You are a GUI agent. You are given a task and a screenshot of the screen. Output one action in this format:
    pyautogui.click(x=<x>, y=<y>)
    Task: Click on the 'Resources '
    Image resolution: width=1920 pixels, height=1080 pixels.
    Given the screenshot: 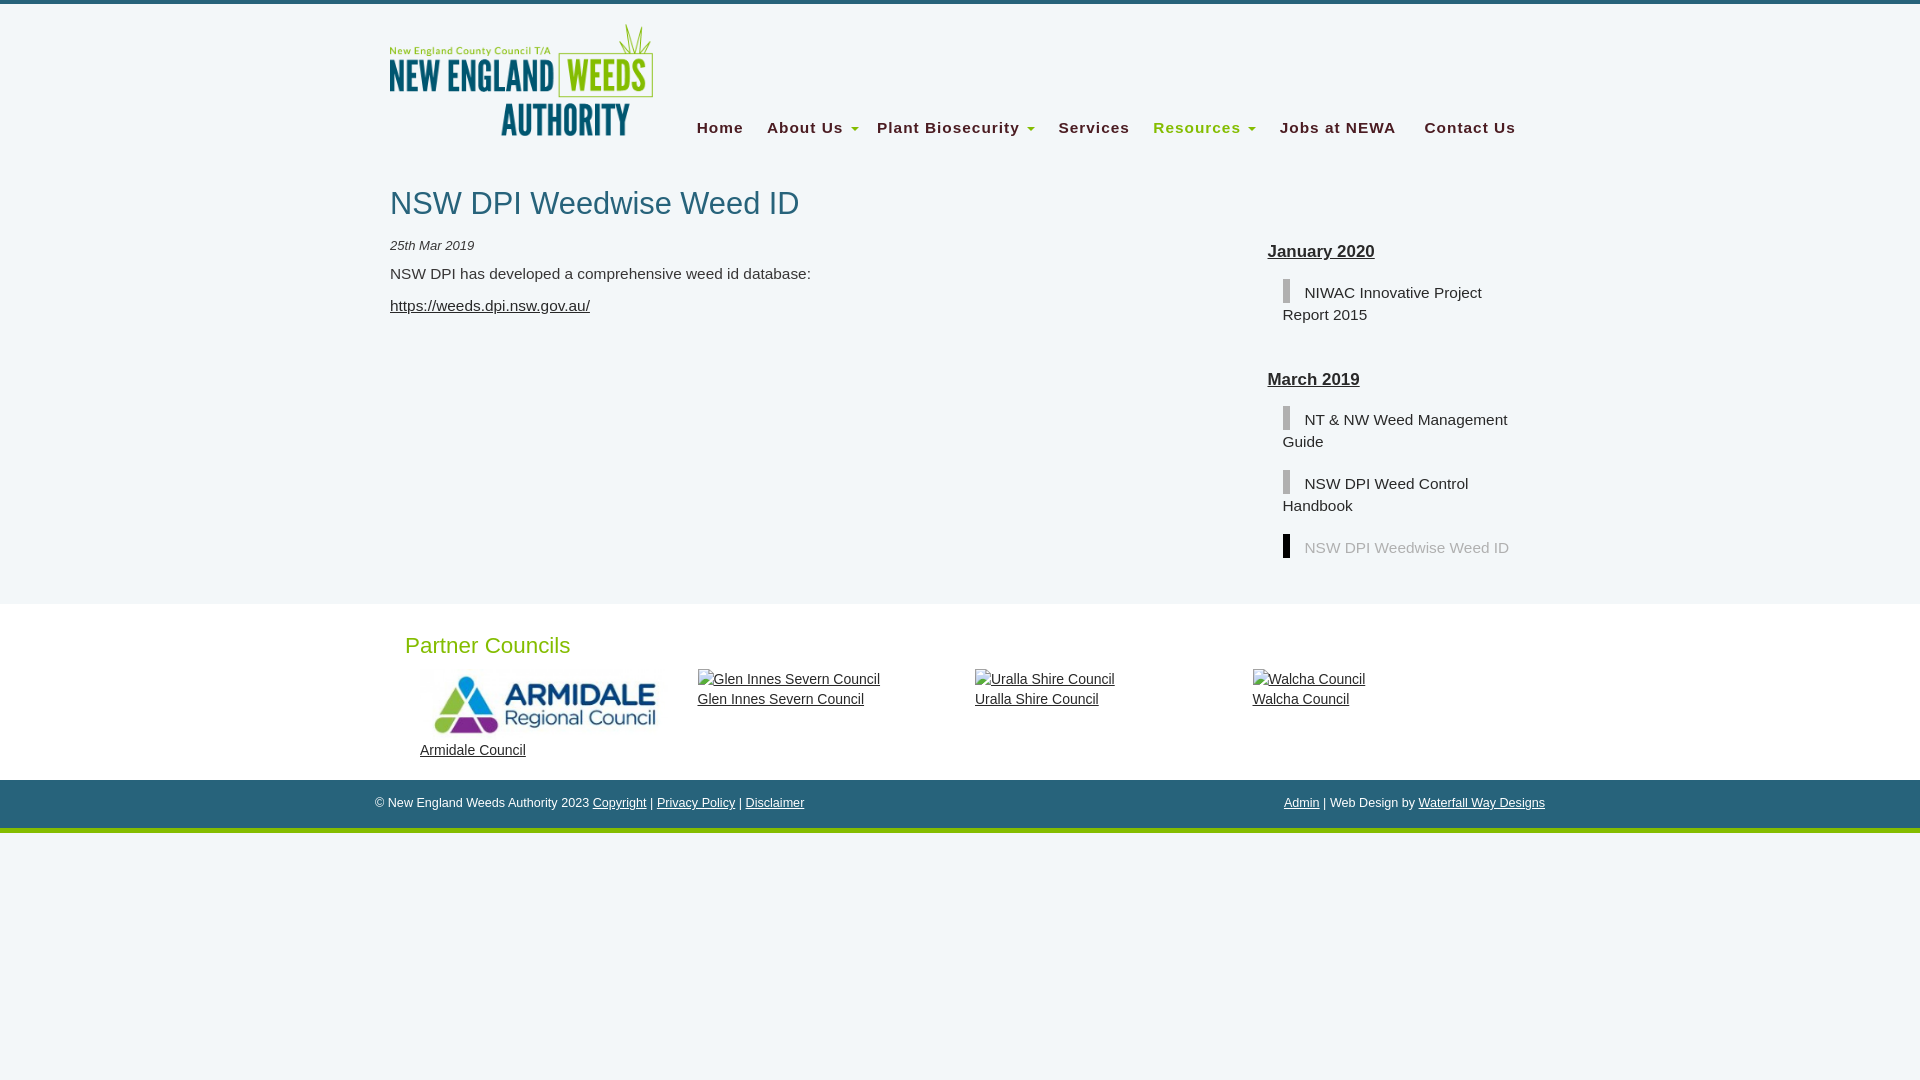 What is the action you would take?
    pyautogui.click(x=1203, y=127)
    